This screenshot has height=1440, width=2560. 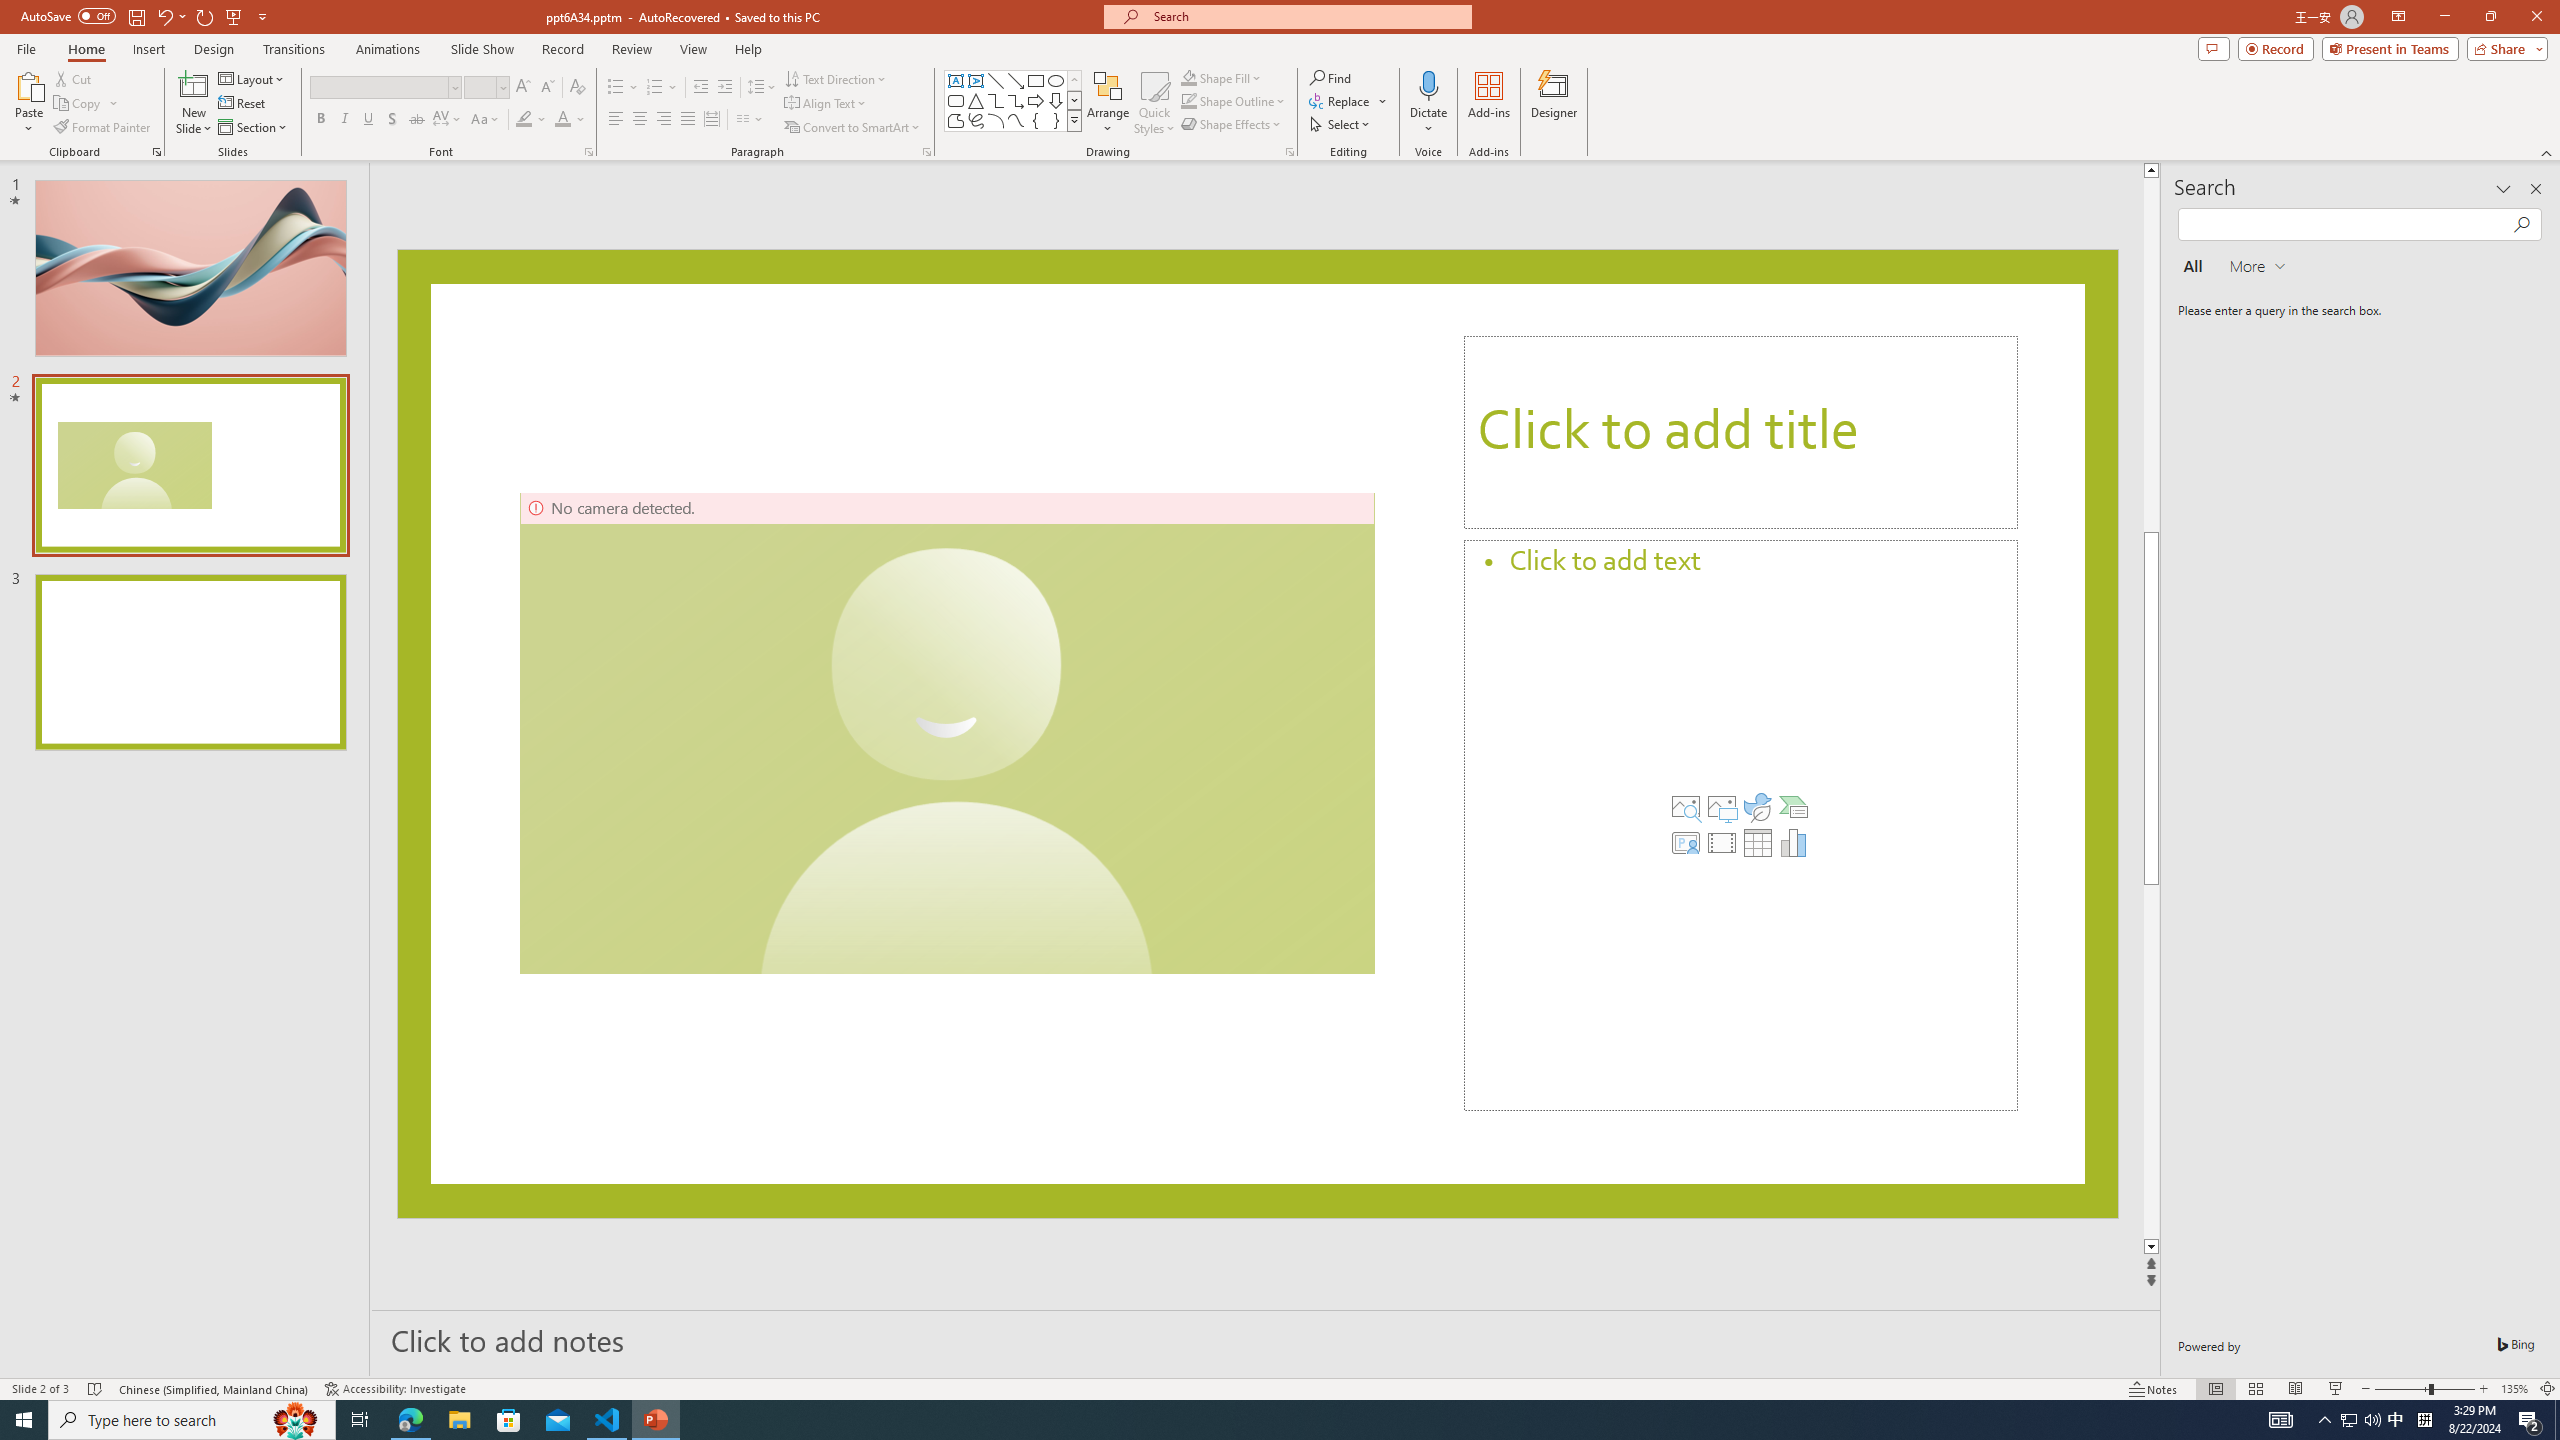 What do you see at coordinates (994, 119) in the screenshot?
I see `'Arc'` at bounding box center [994, 119].